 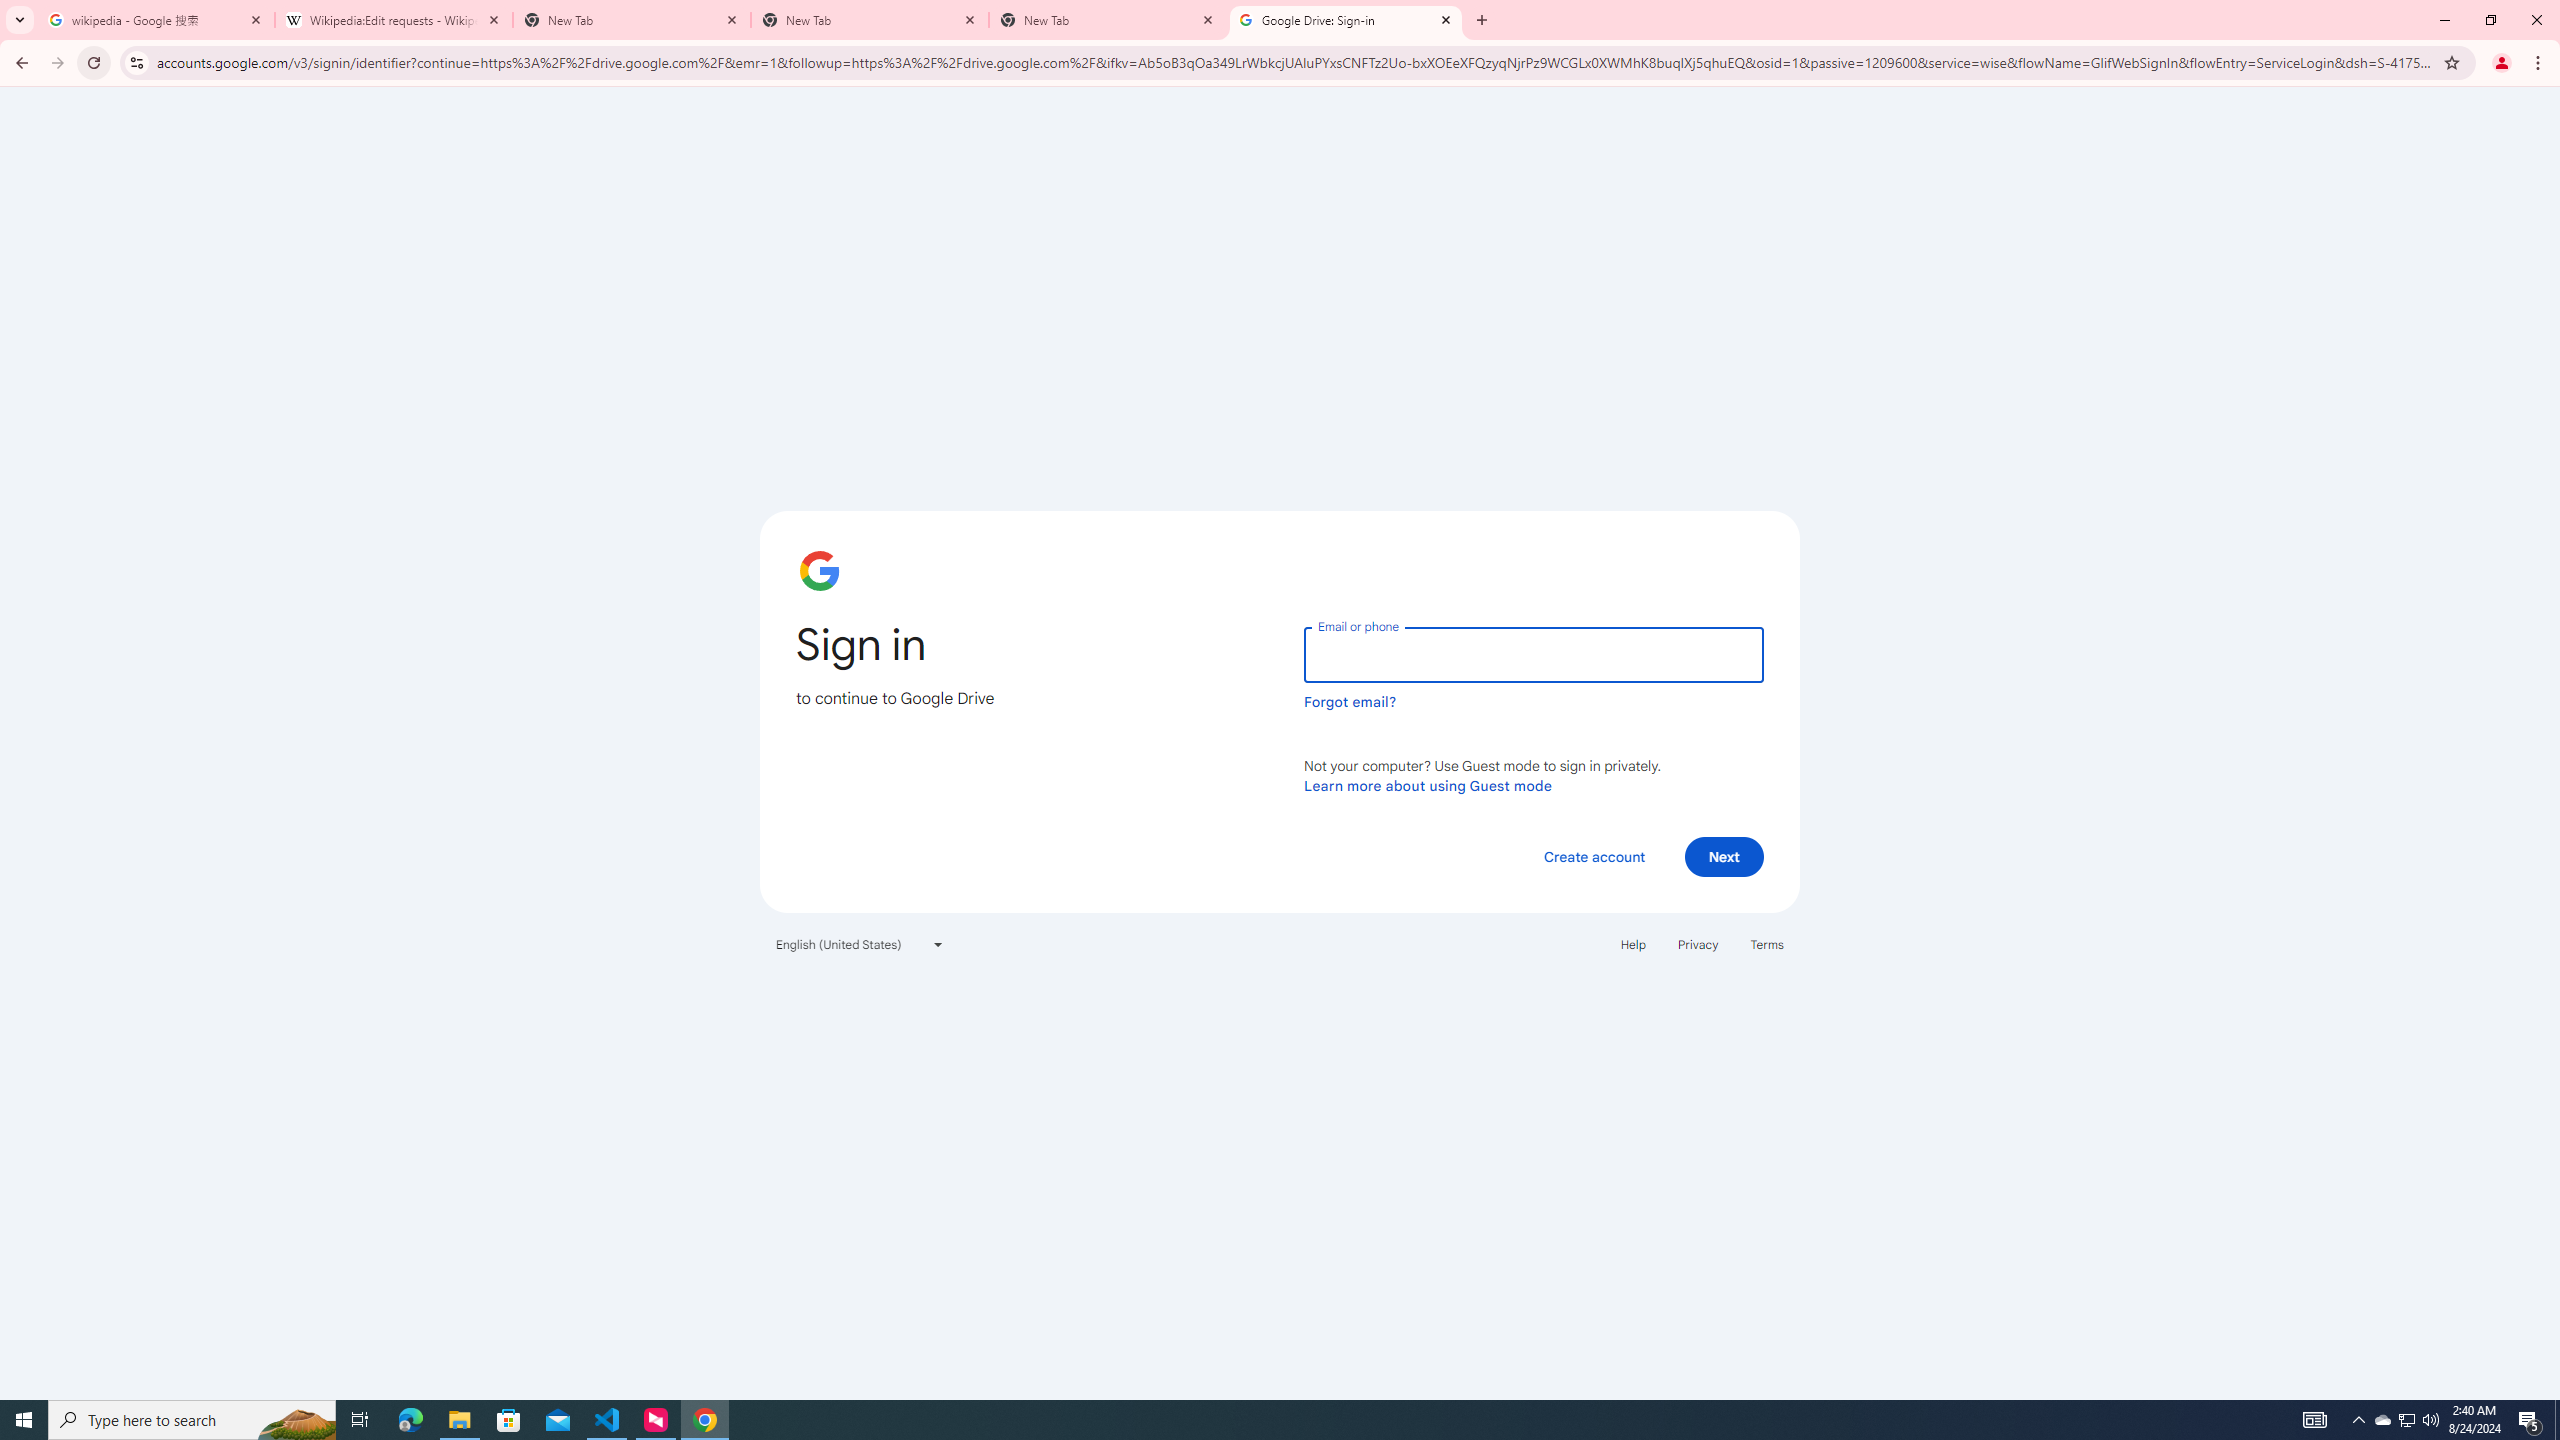 I want to click on 'Learn more about using Guest mode', so click(x=1427, y=785).